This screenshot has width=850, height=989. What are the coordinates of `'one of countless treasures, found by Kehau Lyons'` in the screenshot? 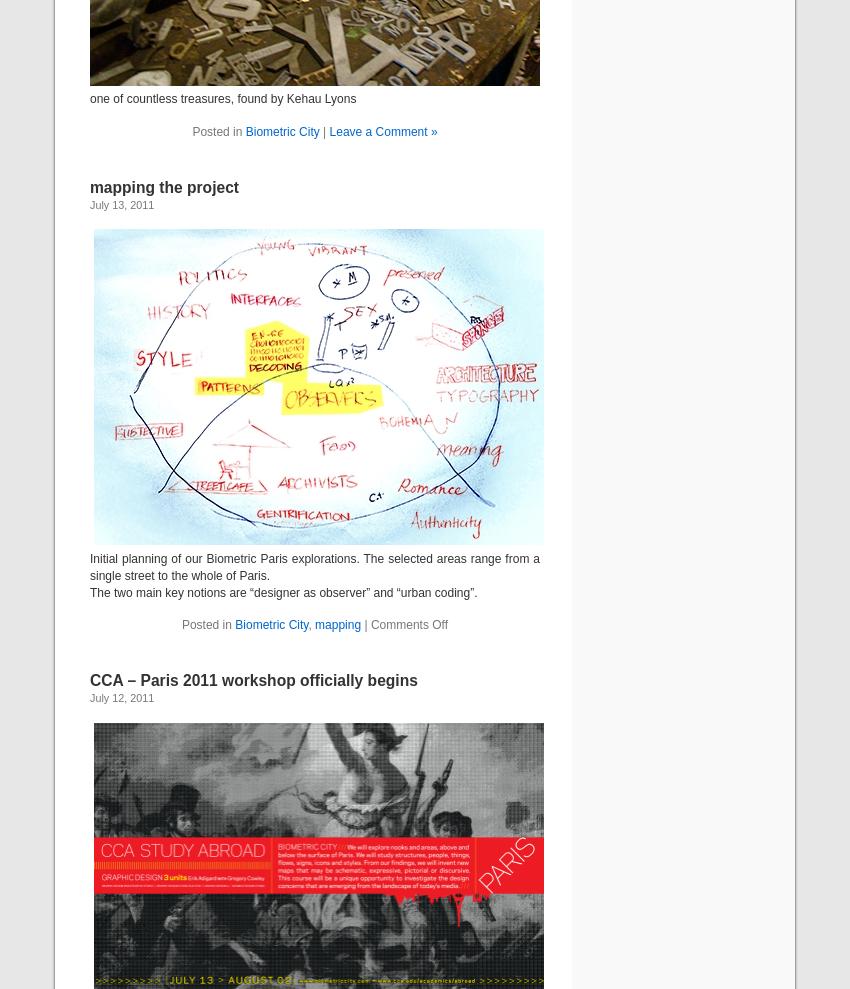 It's located at (223, 98).